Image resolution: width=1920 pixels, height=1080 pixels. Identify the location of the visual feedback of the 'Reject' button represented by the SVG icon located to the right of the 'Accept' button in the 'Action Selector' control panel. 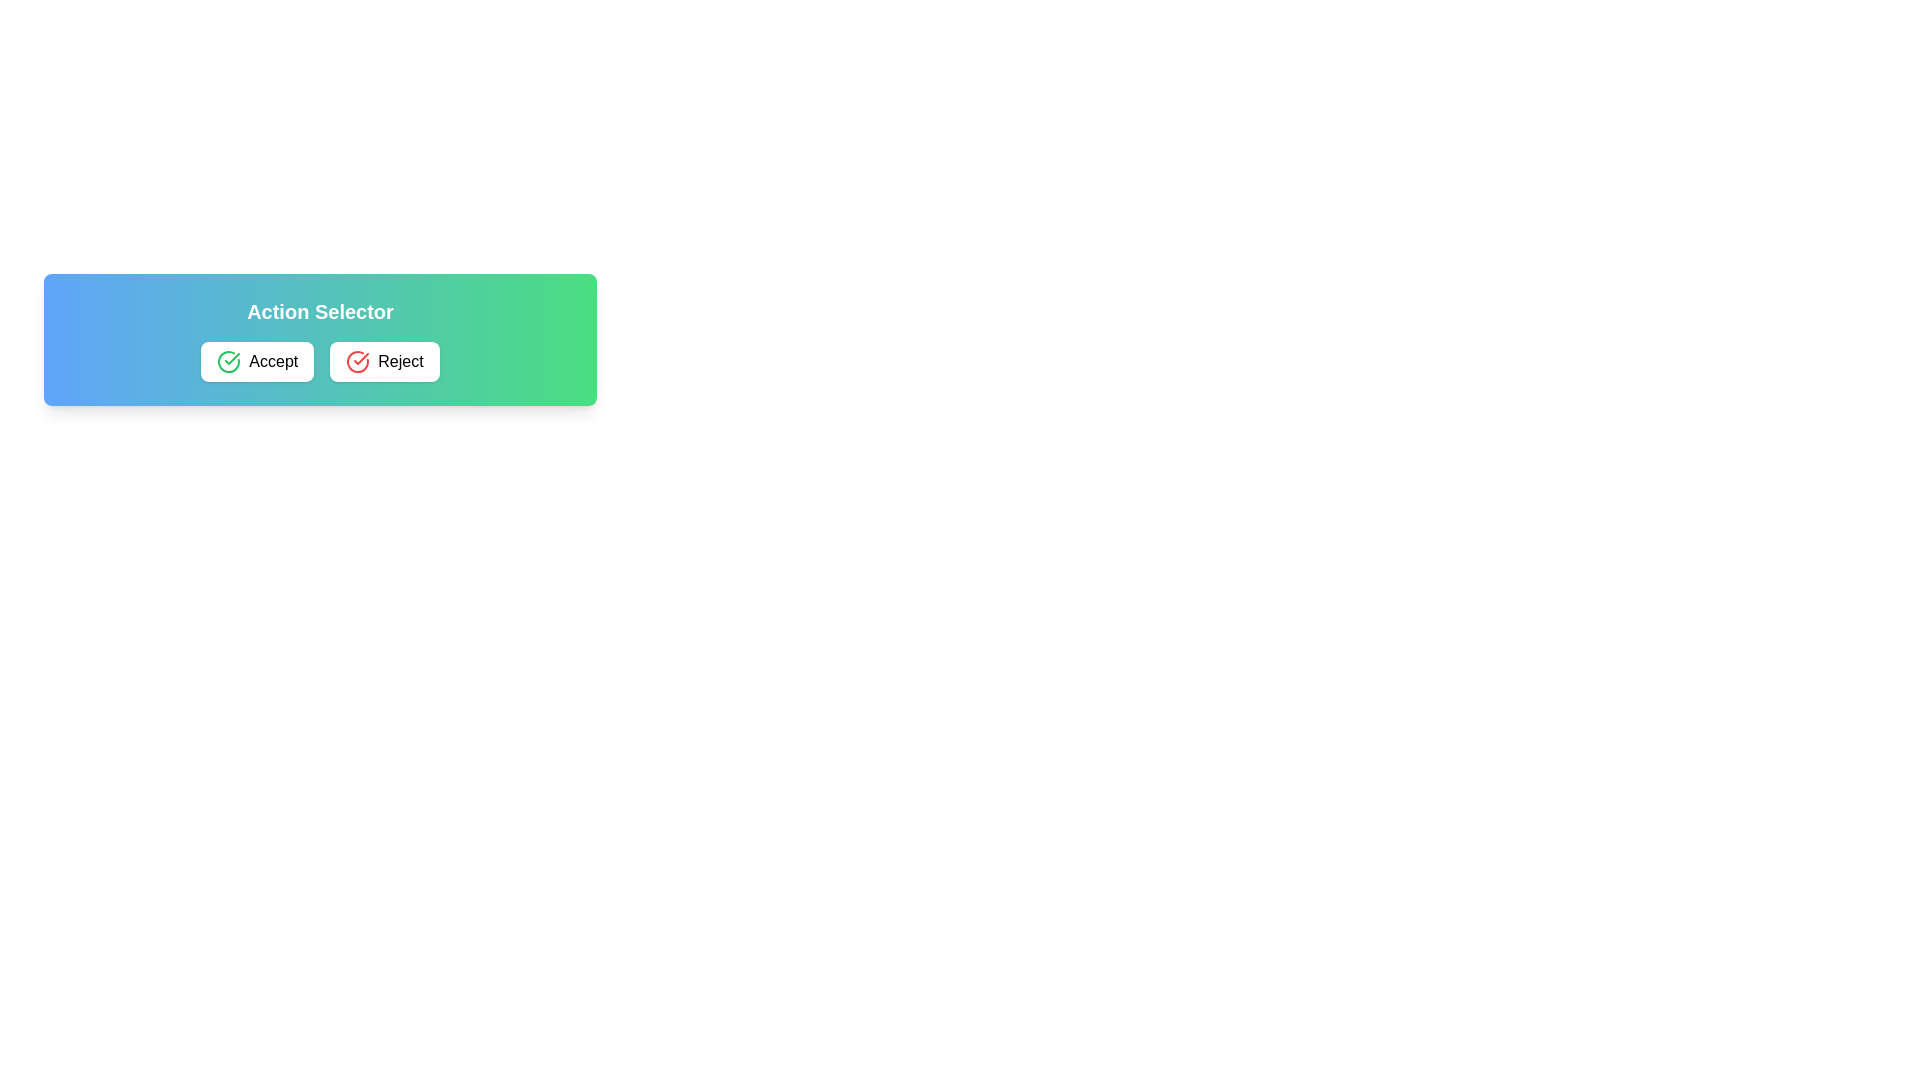
(232, 357).